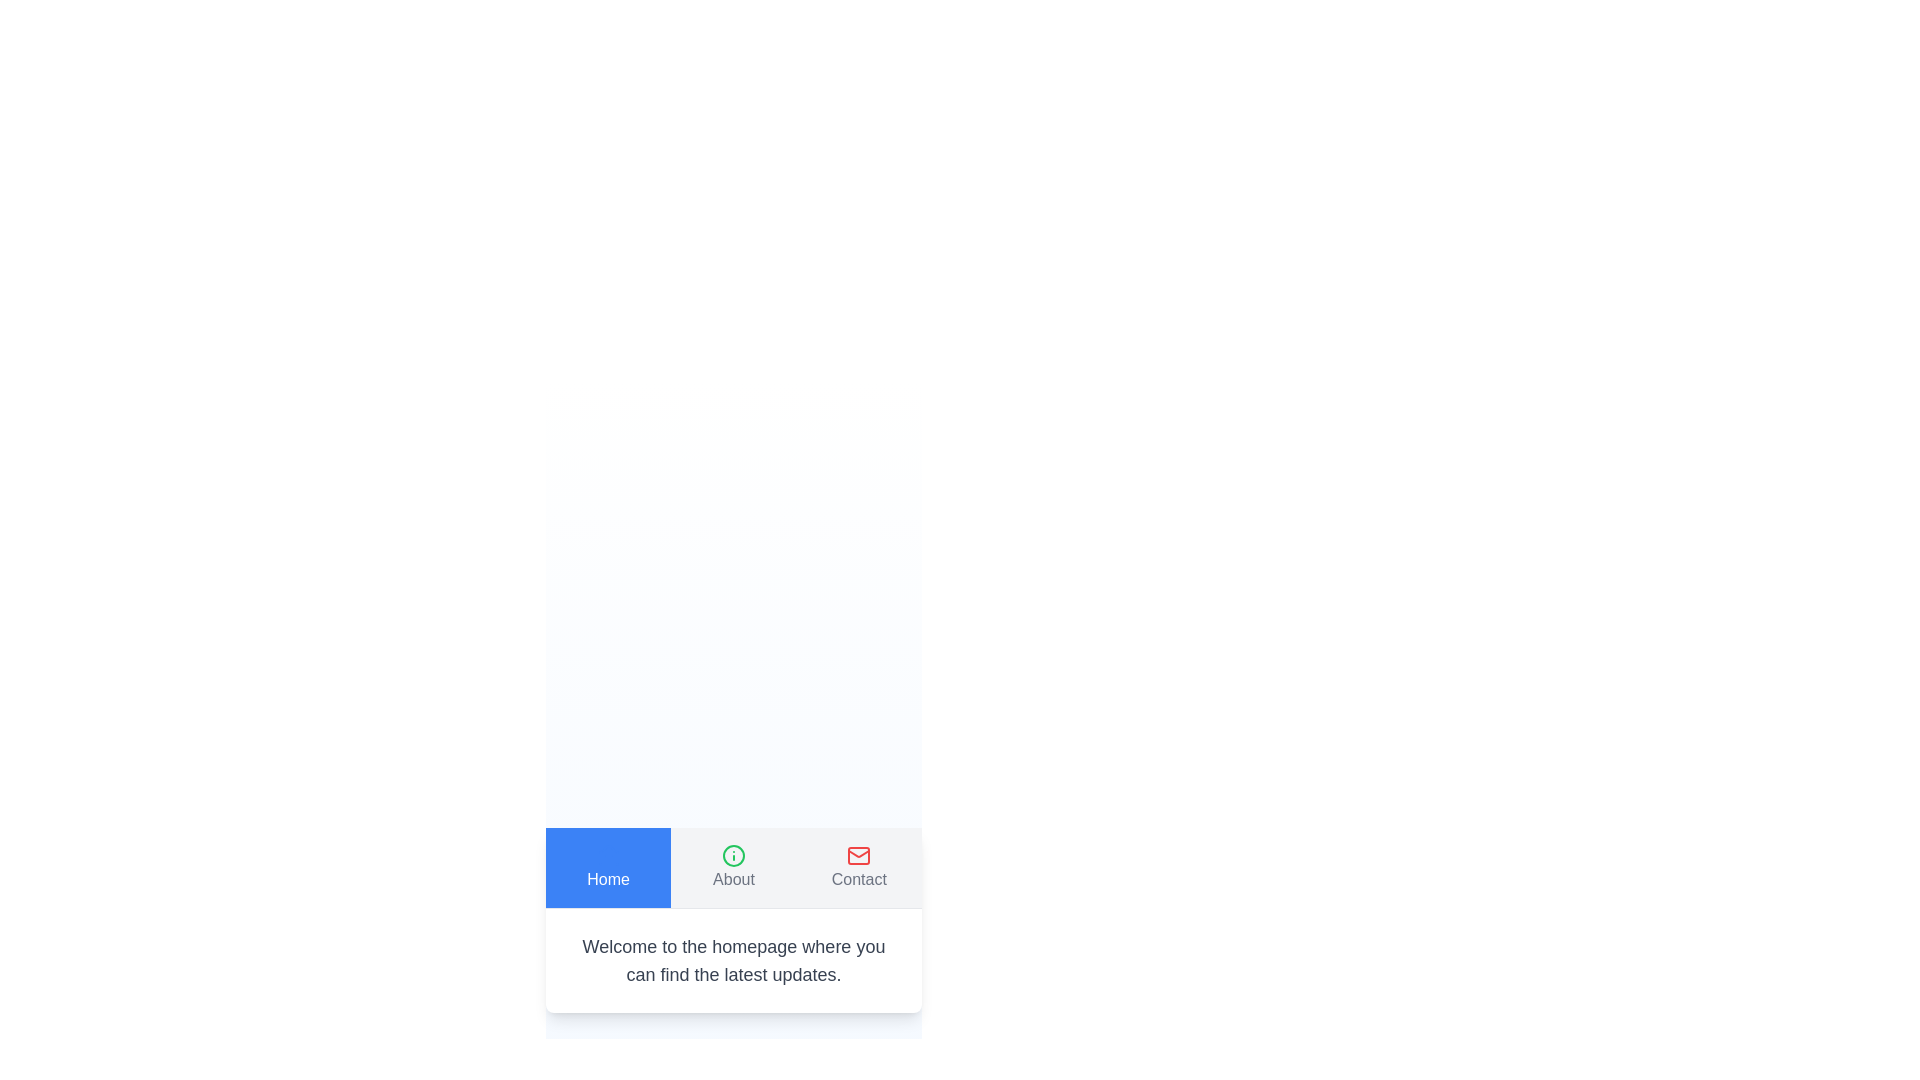 The image size is (1920, 1080). Describe the element at coordinates (733, 866) in the screenshot. I see `the About tab to view its content` at that location.